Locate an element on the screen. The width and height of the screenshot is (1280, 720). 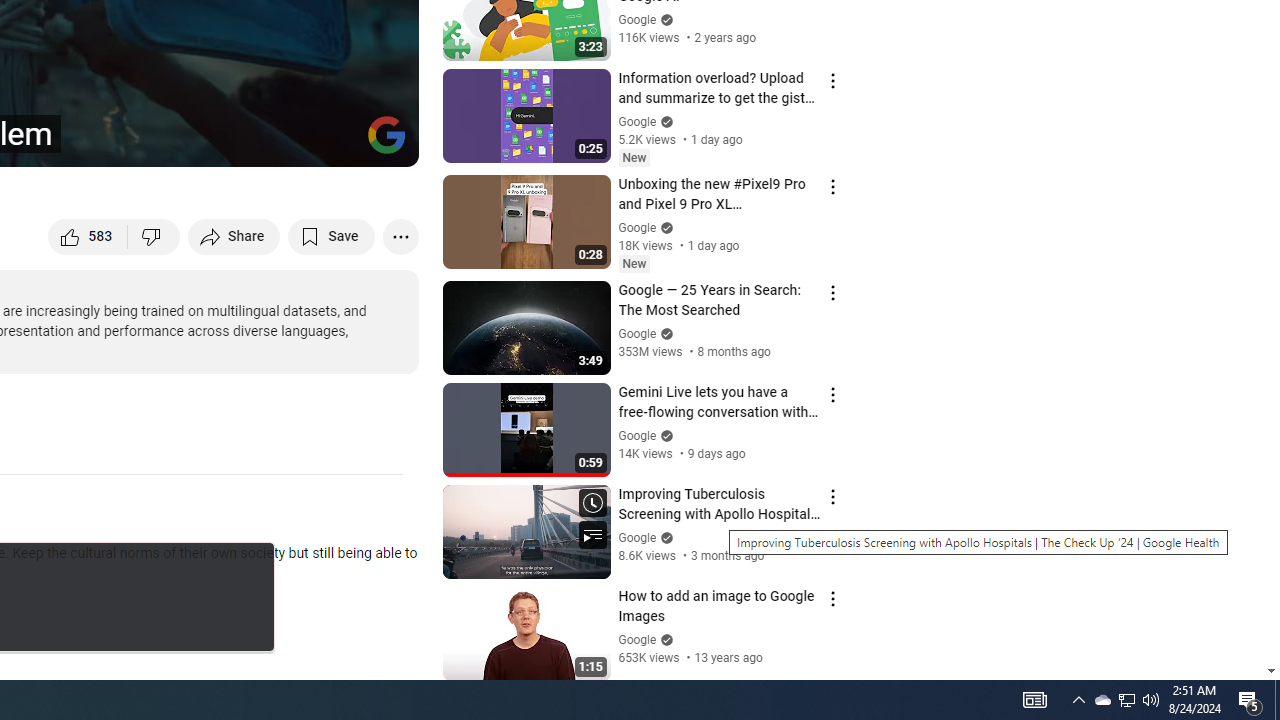
'Dislike this video' is located at coordinates (153, 235).